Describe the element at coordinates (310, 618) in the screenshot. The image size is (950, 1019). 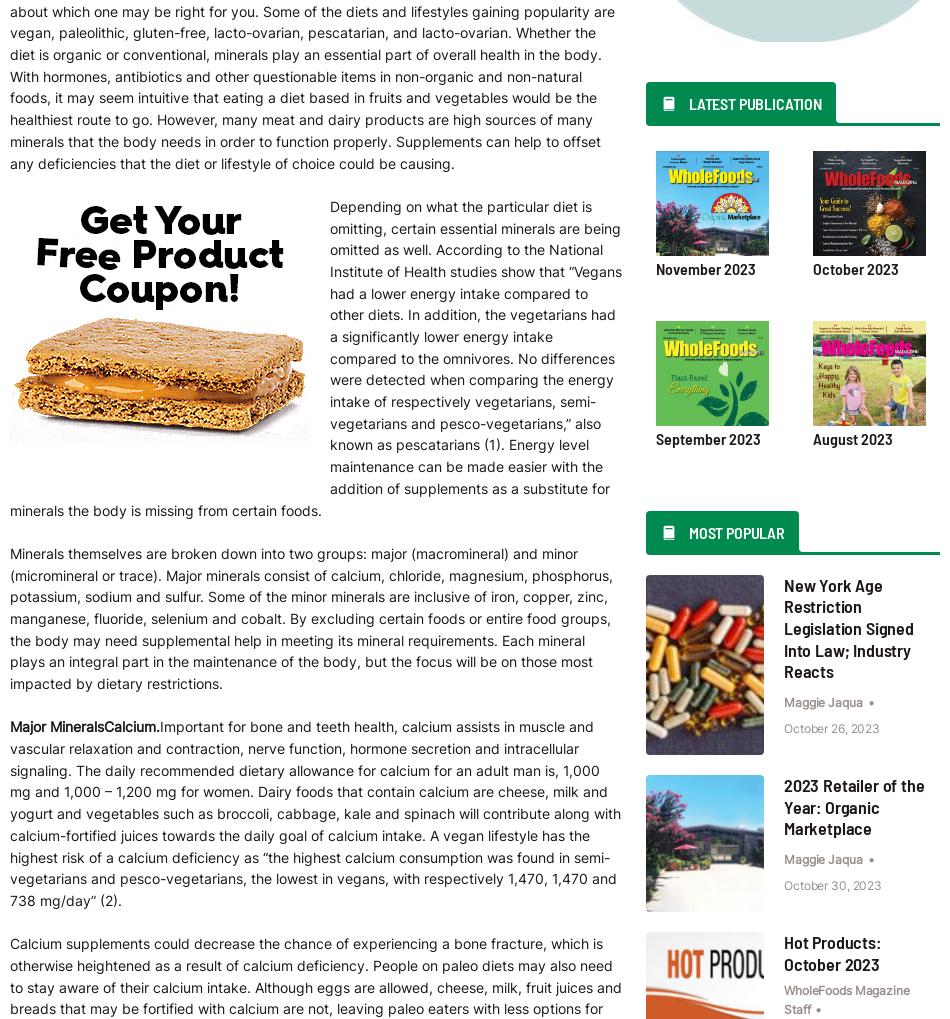
I see `'Minerals themselves are broken down into two groups: major (macromineral) and minor (micromineral or trace). Major minerals consist of calcium, chloride, magnesium, phosphorus, potassium, sodium and sulfur. Some of the minor minerals are inclusive of iron, copper, zinc, manganese, fluoride, selenium and cobalt. By excluding certain foods or entire food groups, the body may need supplemental help in meeting its mineral requirements. Each mineral plays an integral part in the maintenance of the body, but the focus will be on those most impacted by dietary restrictions.'` at that location.